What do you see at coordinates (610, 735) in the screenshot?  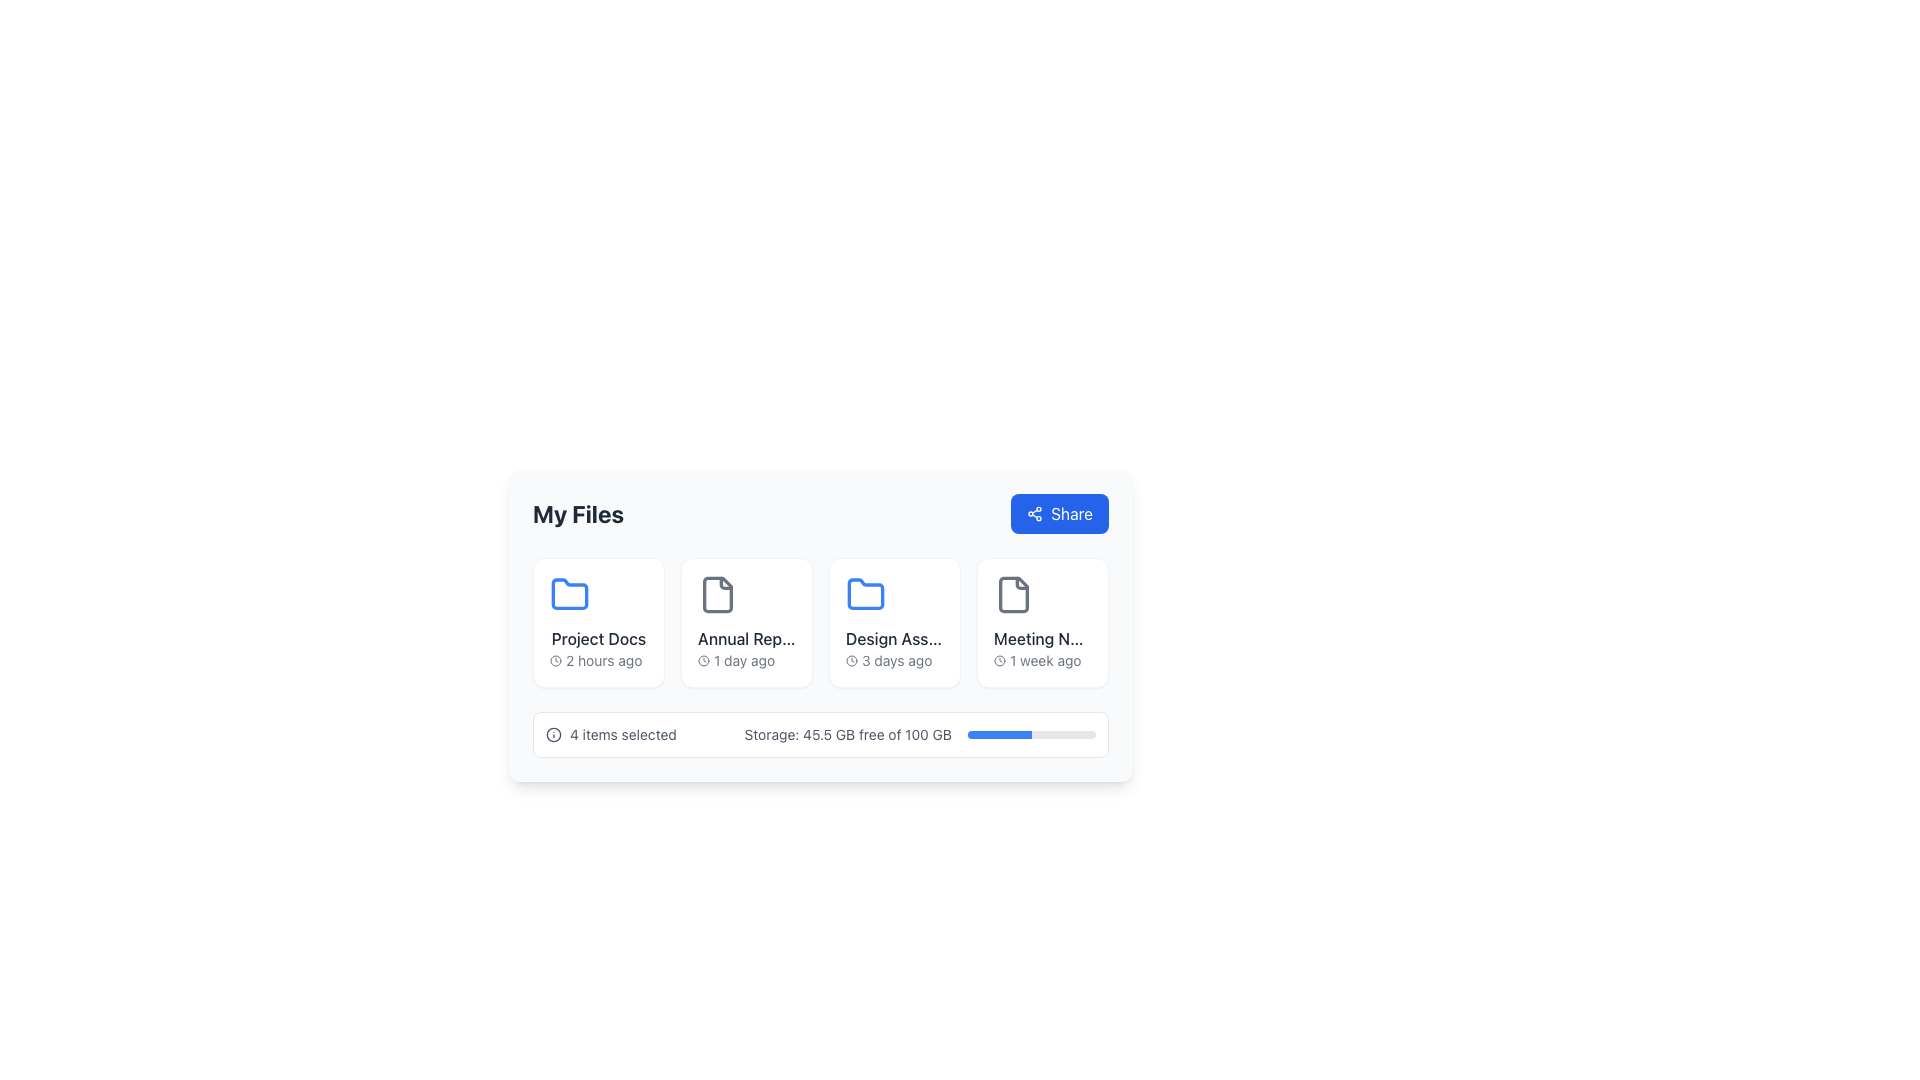 I see `the text label indicating that four items have been selected, which is positioned to the left side above a storage usage bar` at bounding box center [610, 735].